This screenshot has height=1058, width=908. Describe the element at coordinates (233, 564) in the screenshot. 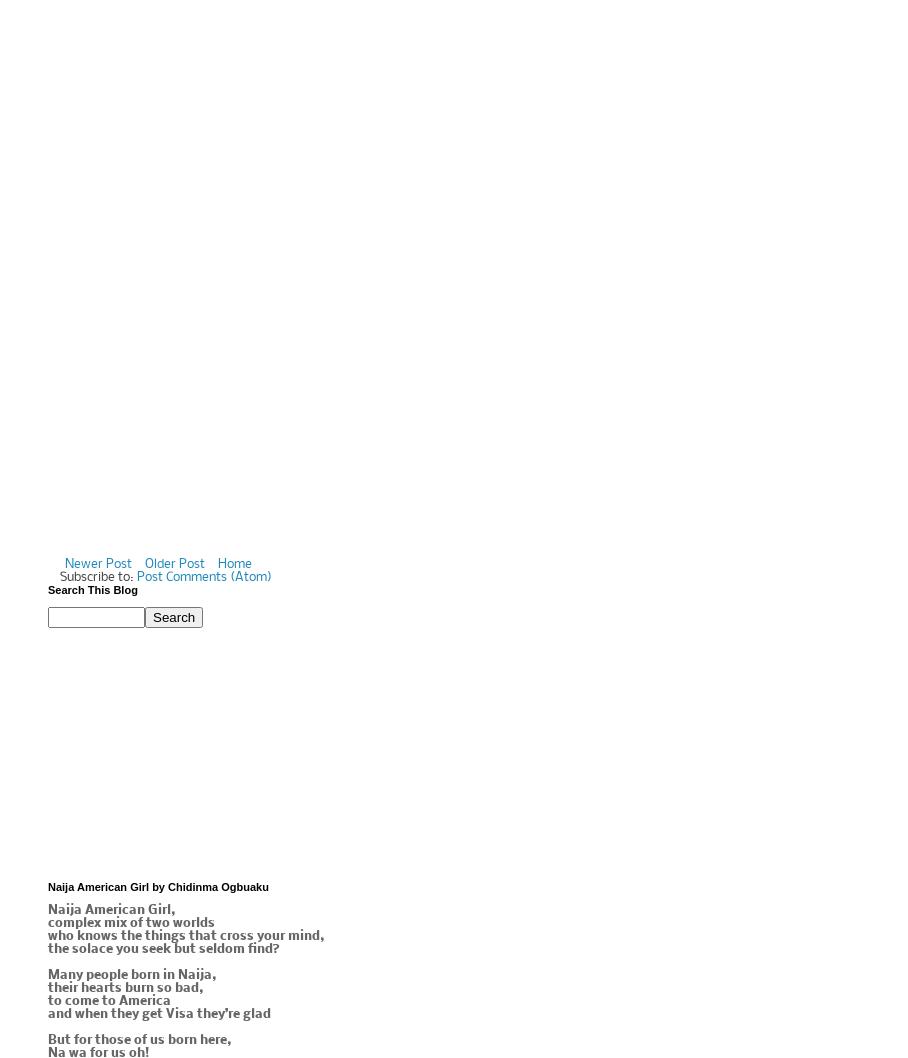

I see `'Home'` at that location.